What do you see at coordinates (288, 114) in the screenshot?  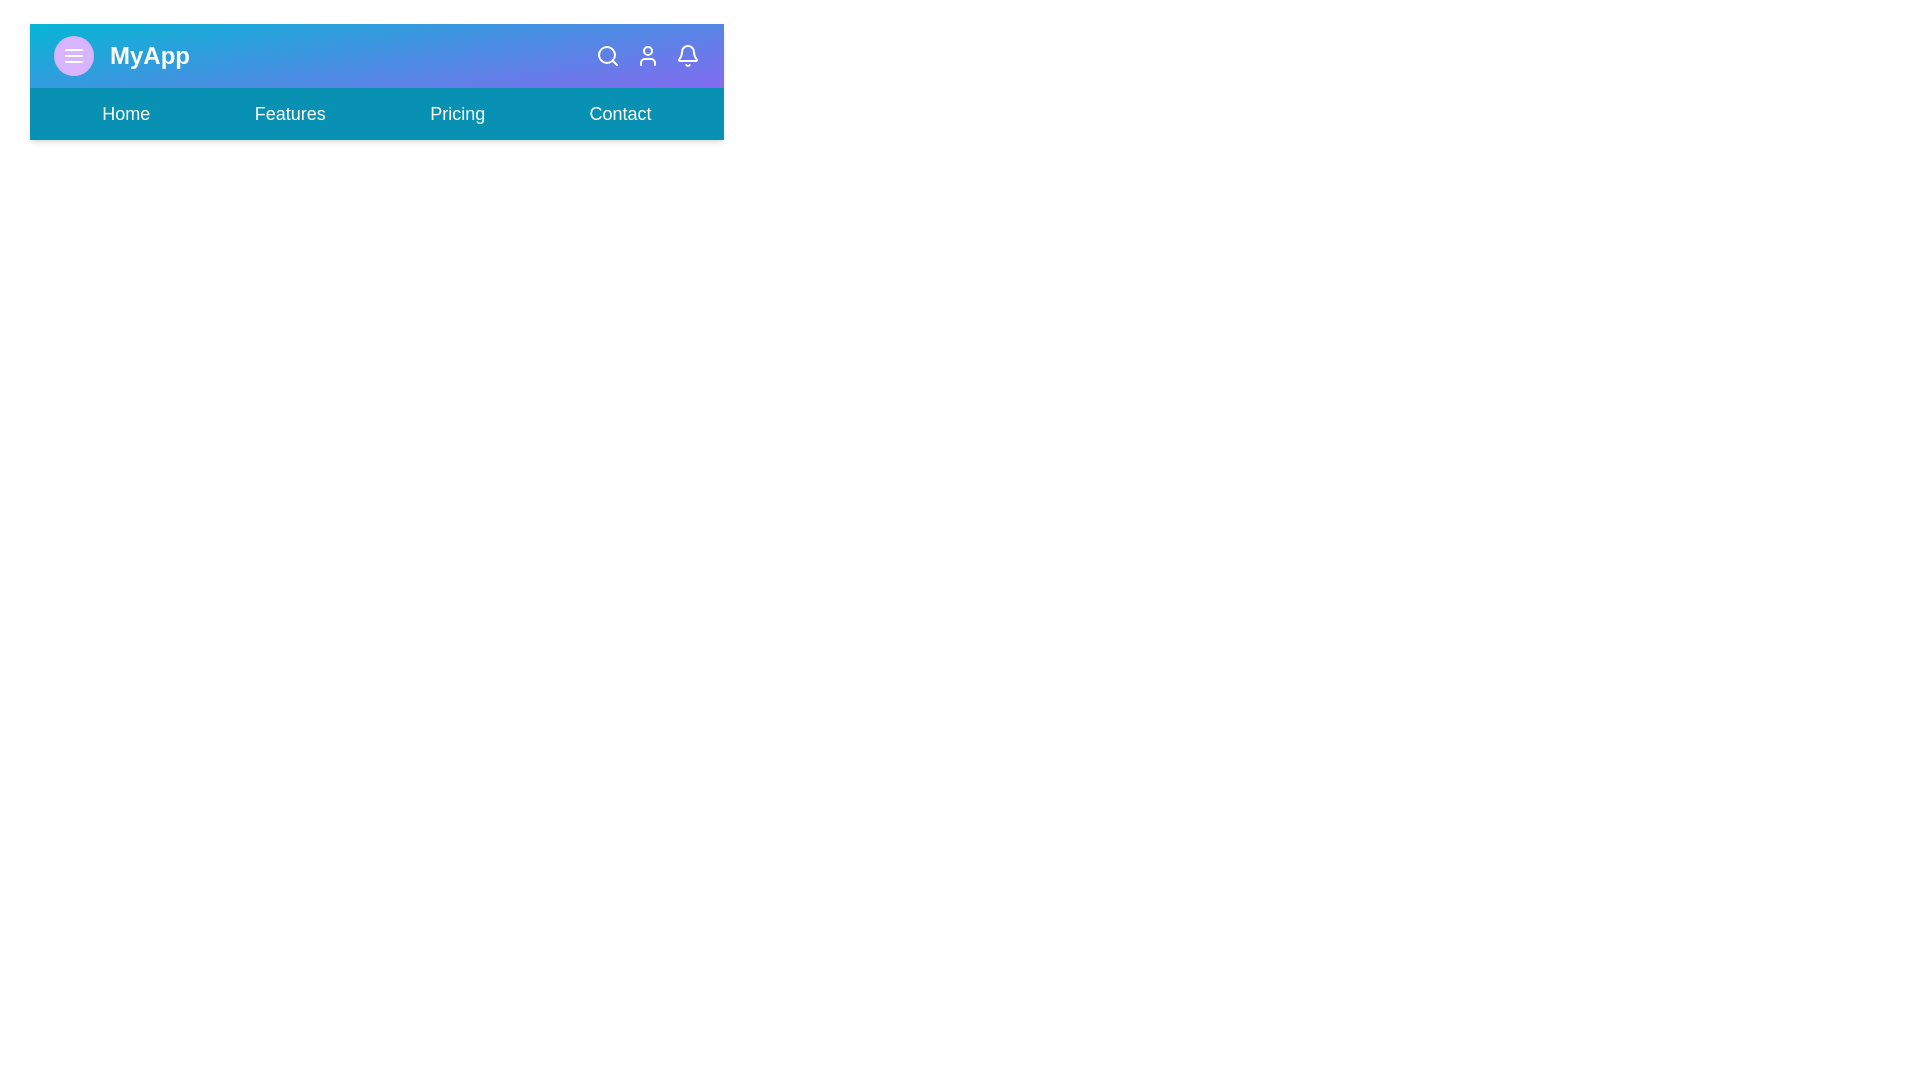 I see `the navigation link Features to navigate to the corresponding section` at bounding box center [288, 114].